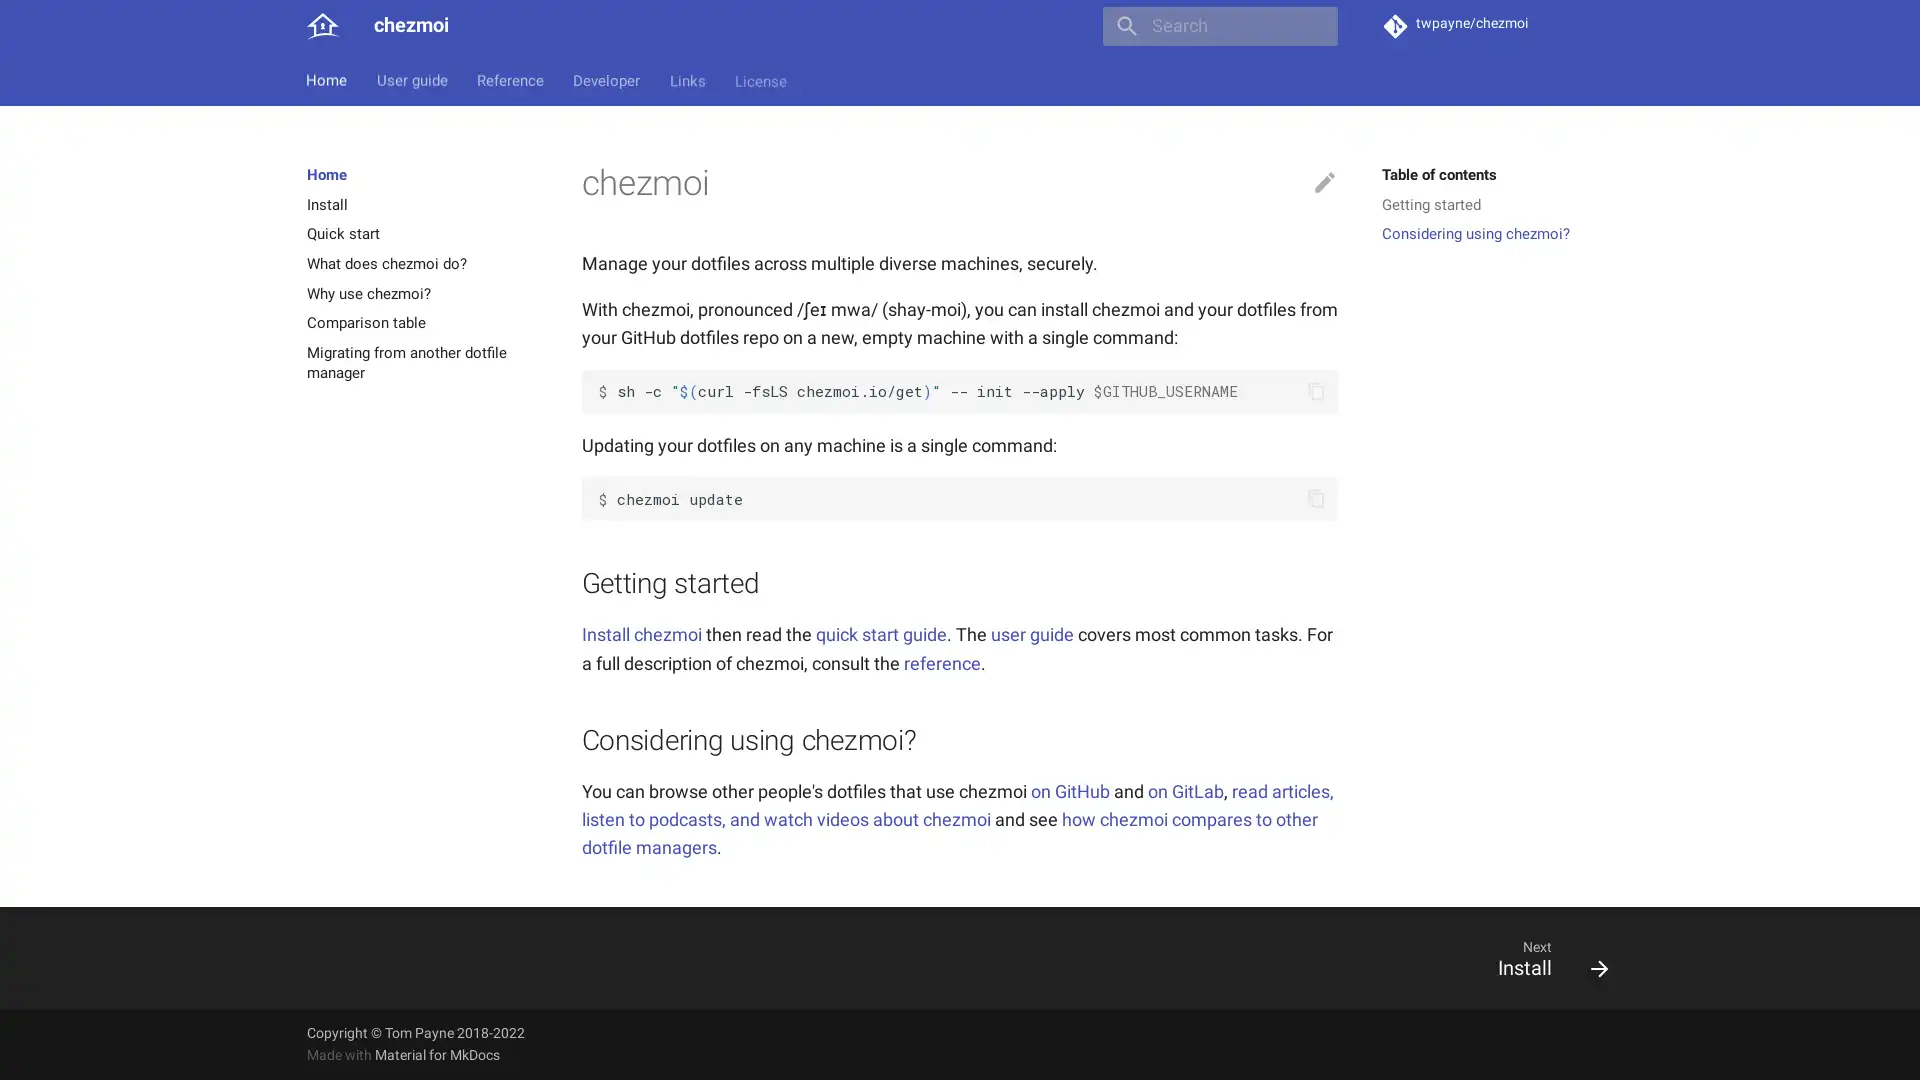  What do you see at coordinates (1315, 391) in the screenshot?
I see `Copy to clipboard` at bounding box center [1315, 391].